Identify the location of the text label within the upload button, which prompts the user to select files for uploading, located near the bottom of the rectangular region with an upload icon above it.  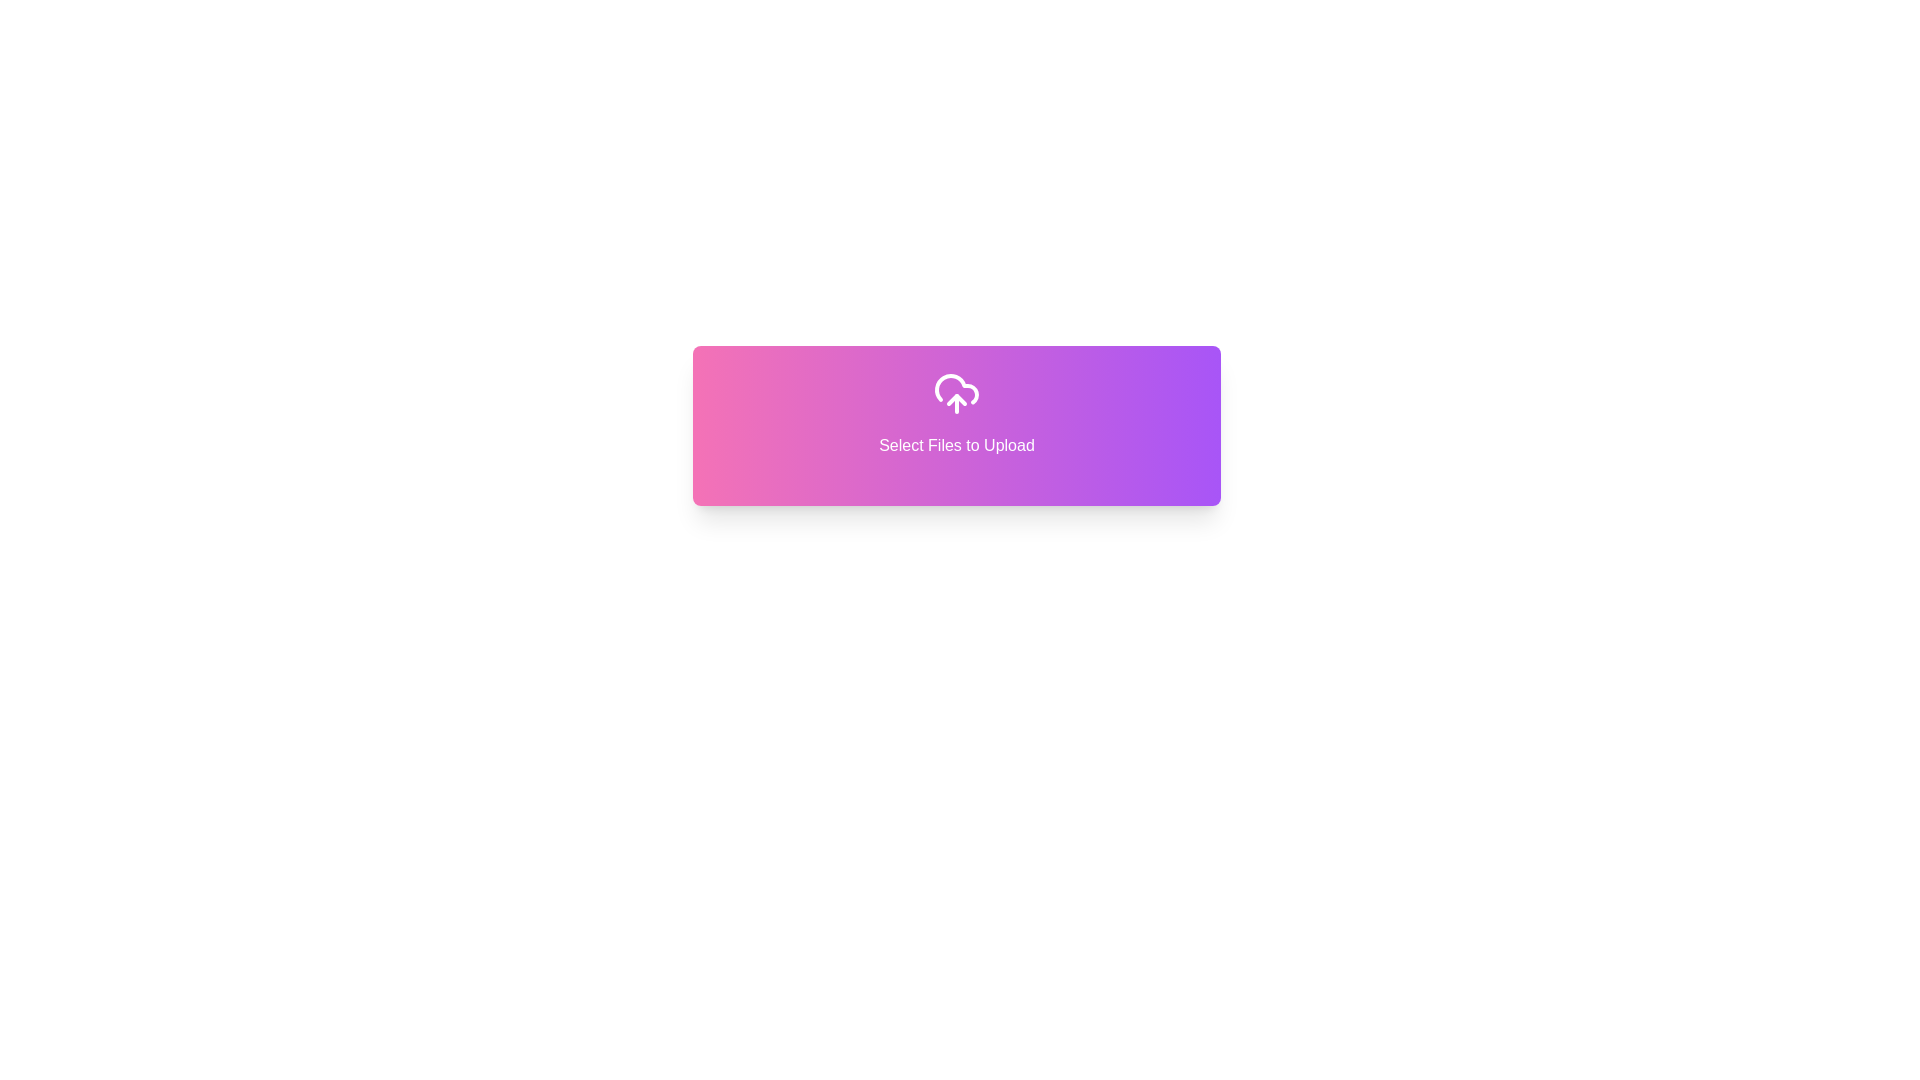
(955, 445).